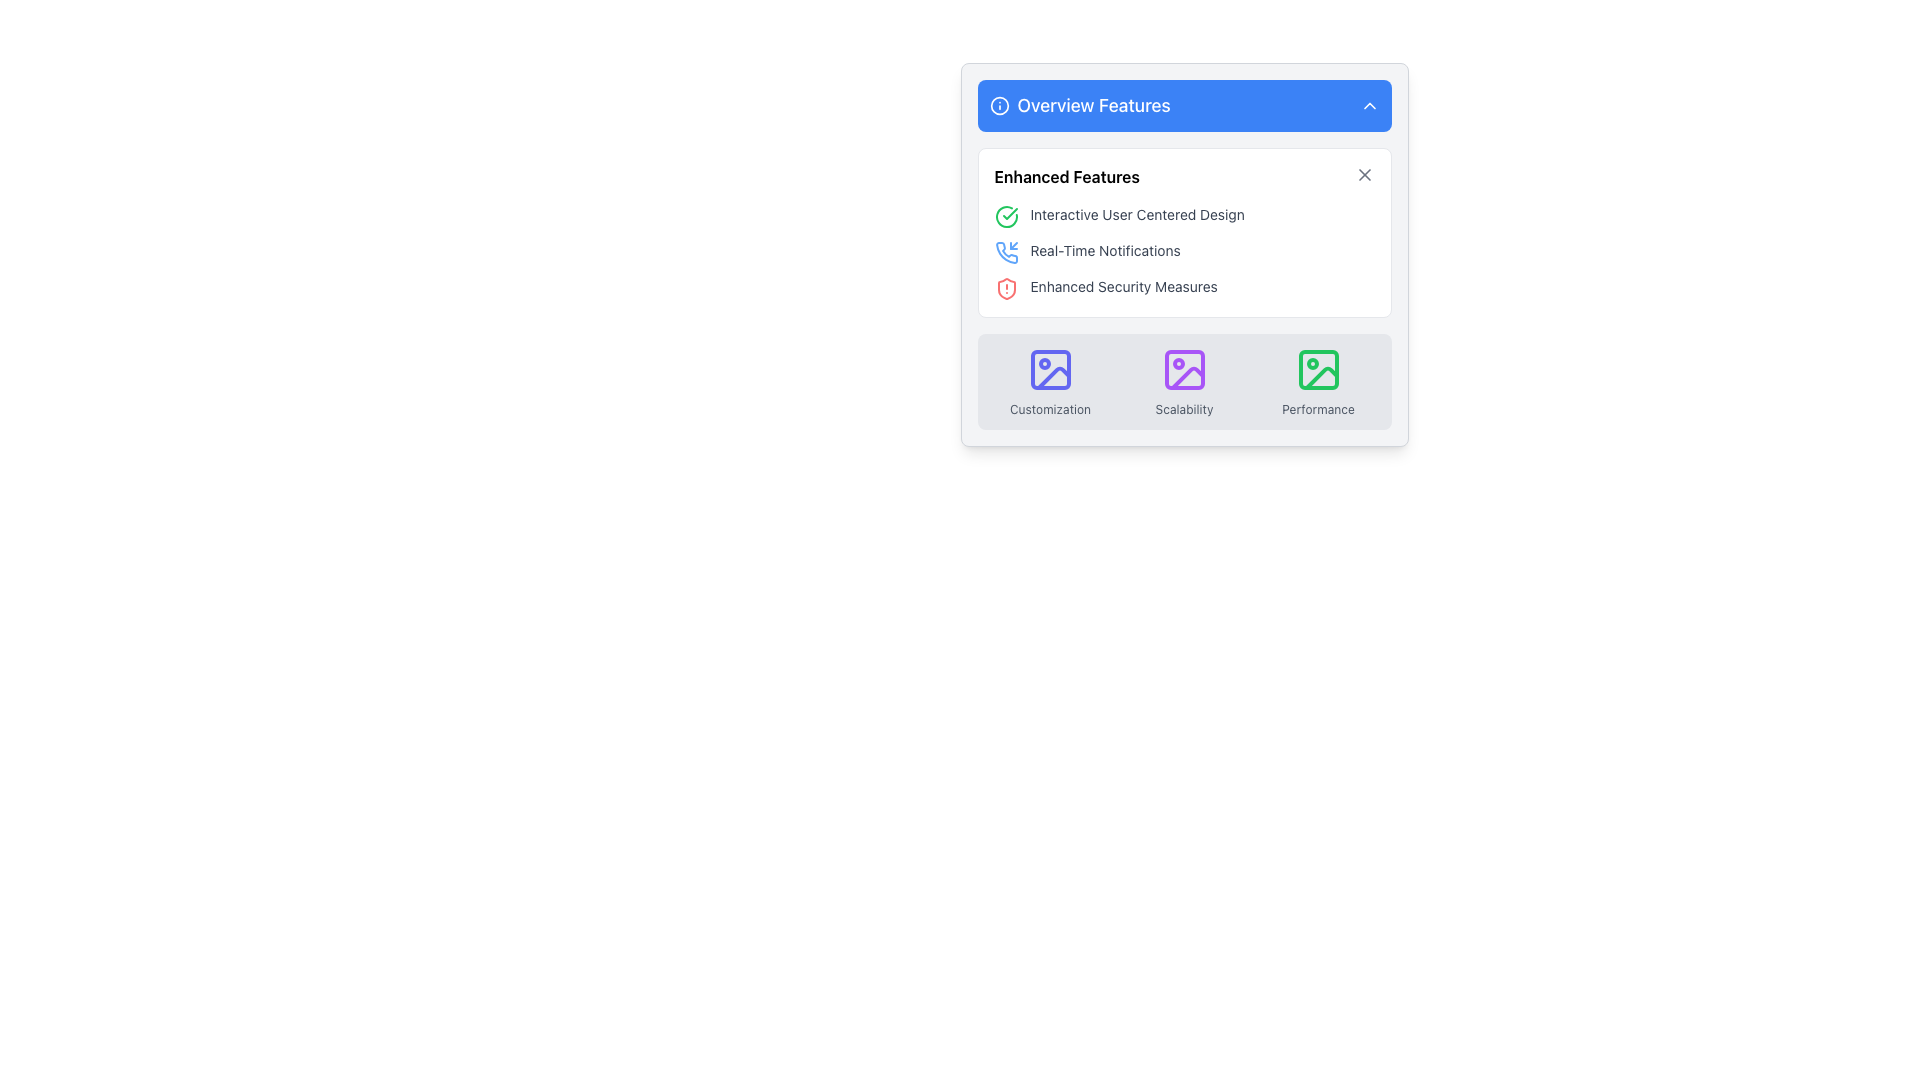  What do you see at coordinates (1363, 173) in the screenshot?
I see `the 'X' mark icon located in the upper-right corner of the 'Enhanced Features' content area` at bounding box center [1363, 173].